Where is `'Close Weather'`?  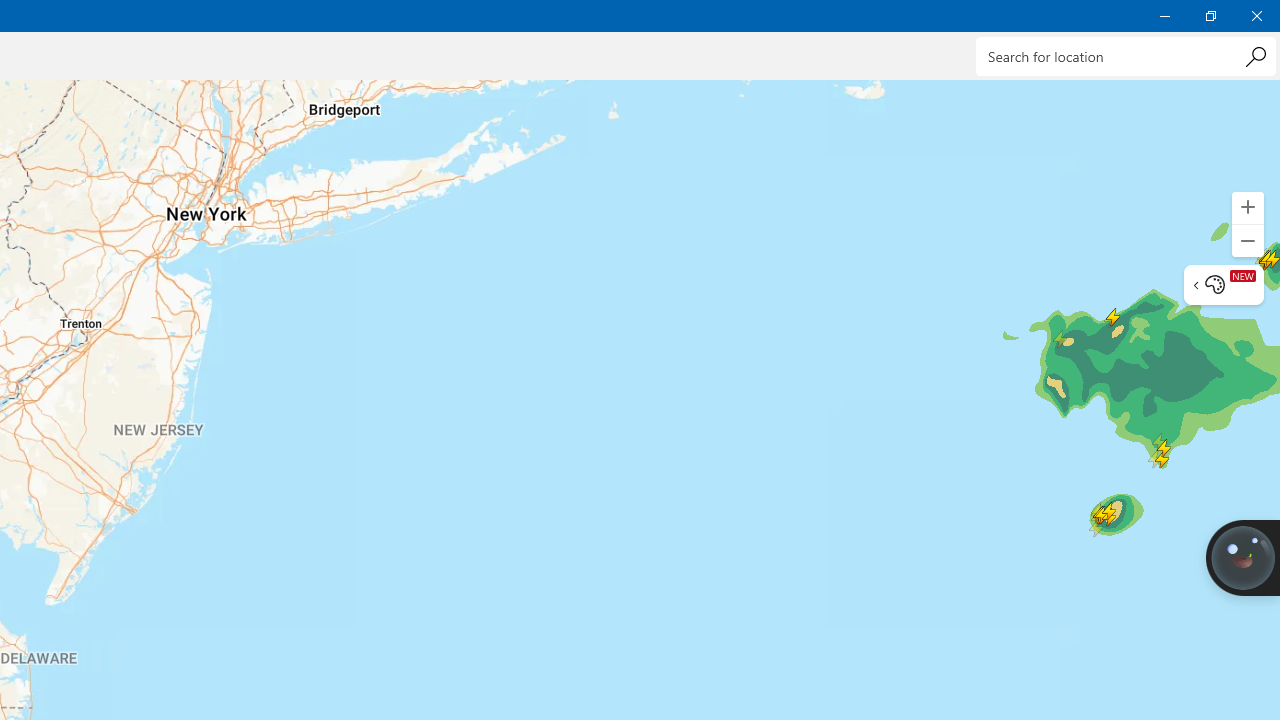
'Close Weather' is located at coordinates (1255, 15).